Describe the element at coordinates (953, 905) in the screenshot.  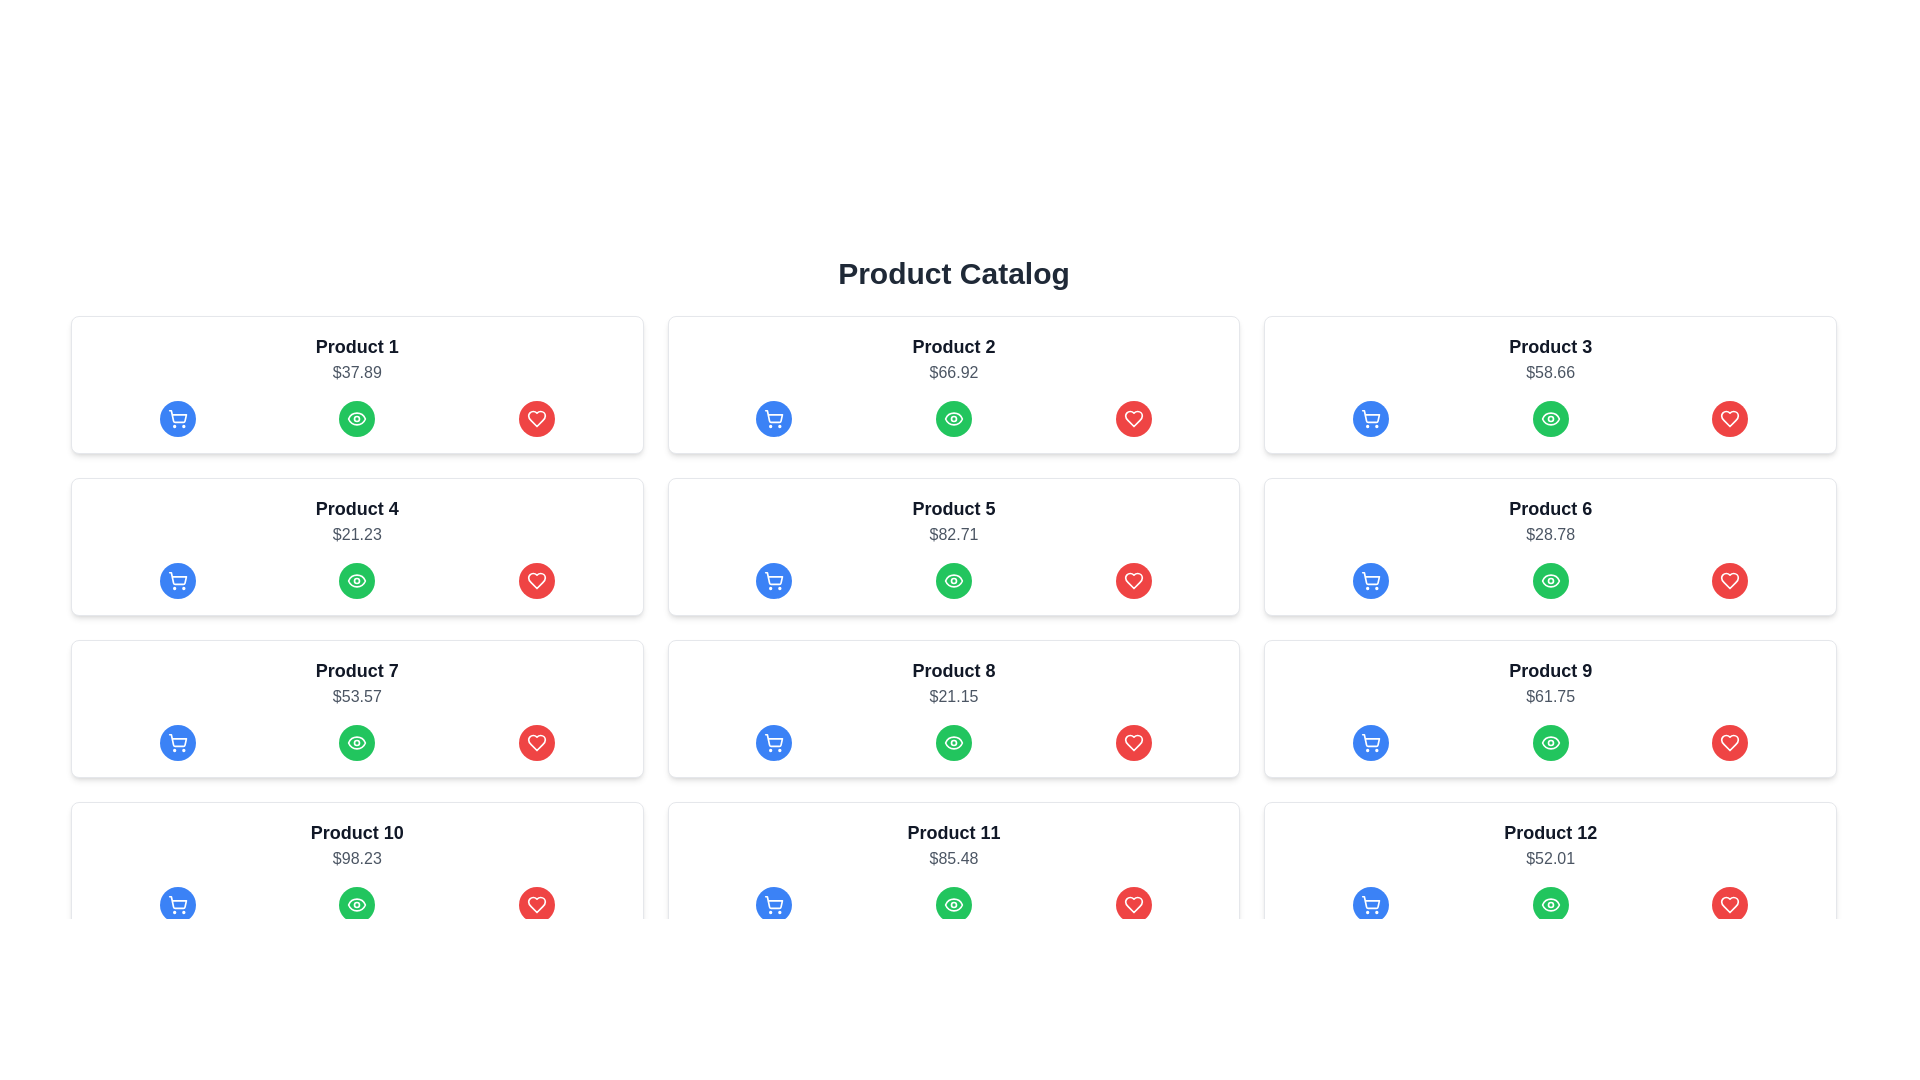
I see `the green circular eye icon with a white outline located in the product card for 'Product 11', positioned between the shopping cart and heart icons` at that location.